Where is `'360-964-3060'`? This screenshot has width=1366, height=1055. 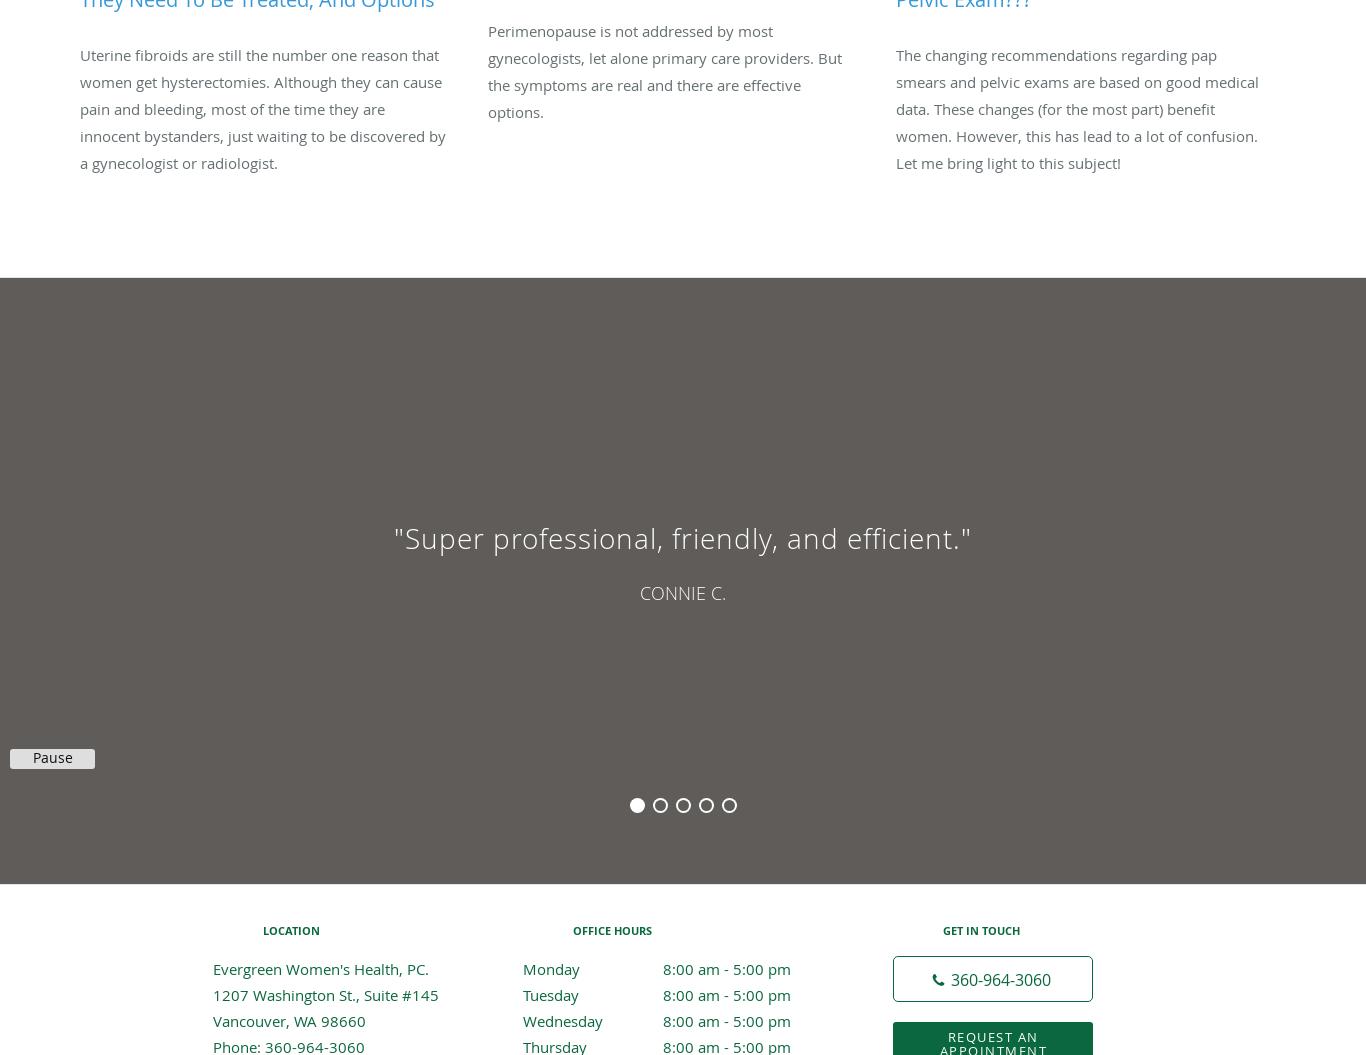 '360-964-3060' is located at coordinates (1001, 979).